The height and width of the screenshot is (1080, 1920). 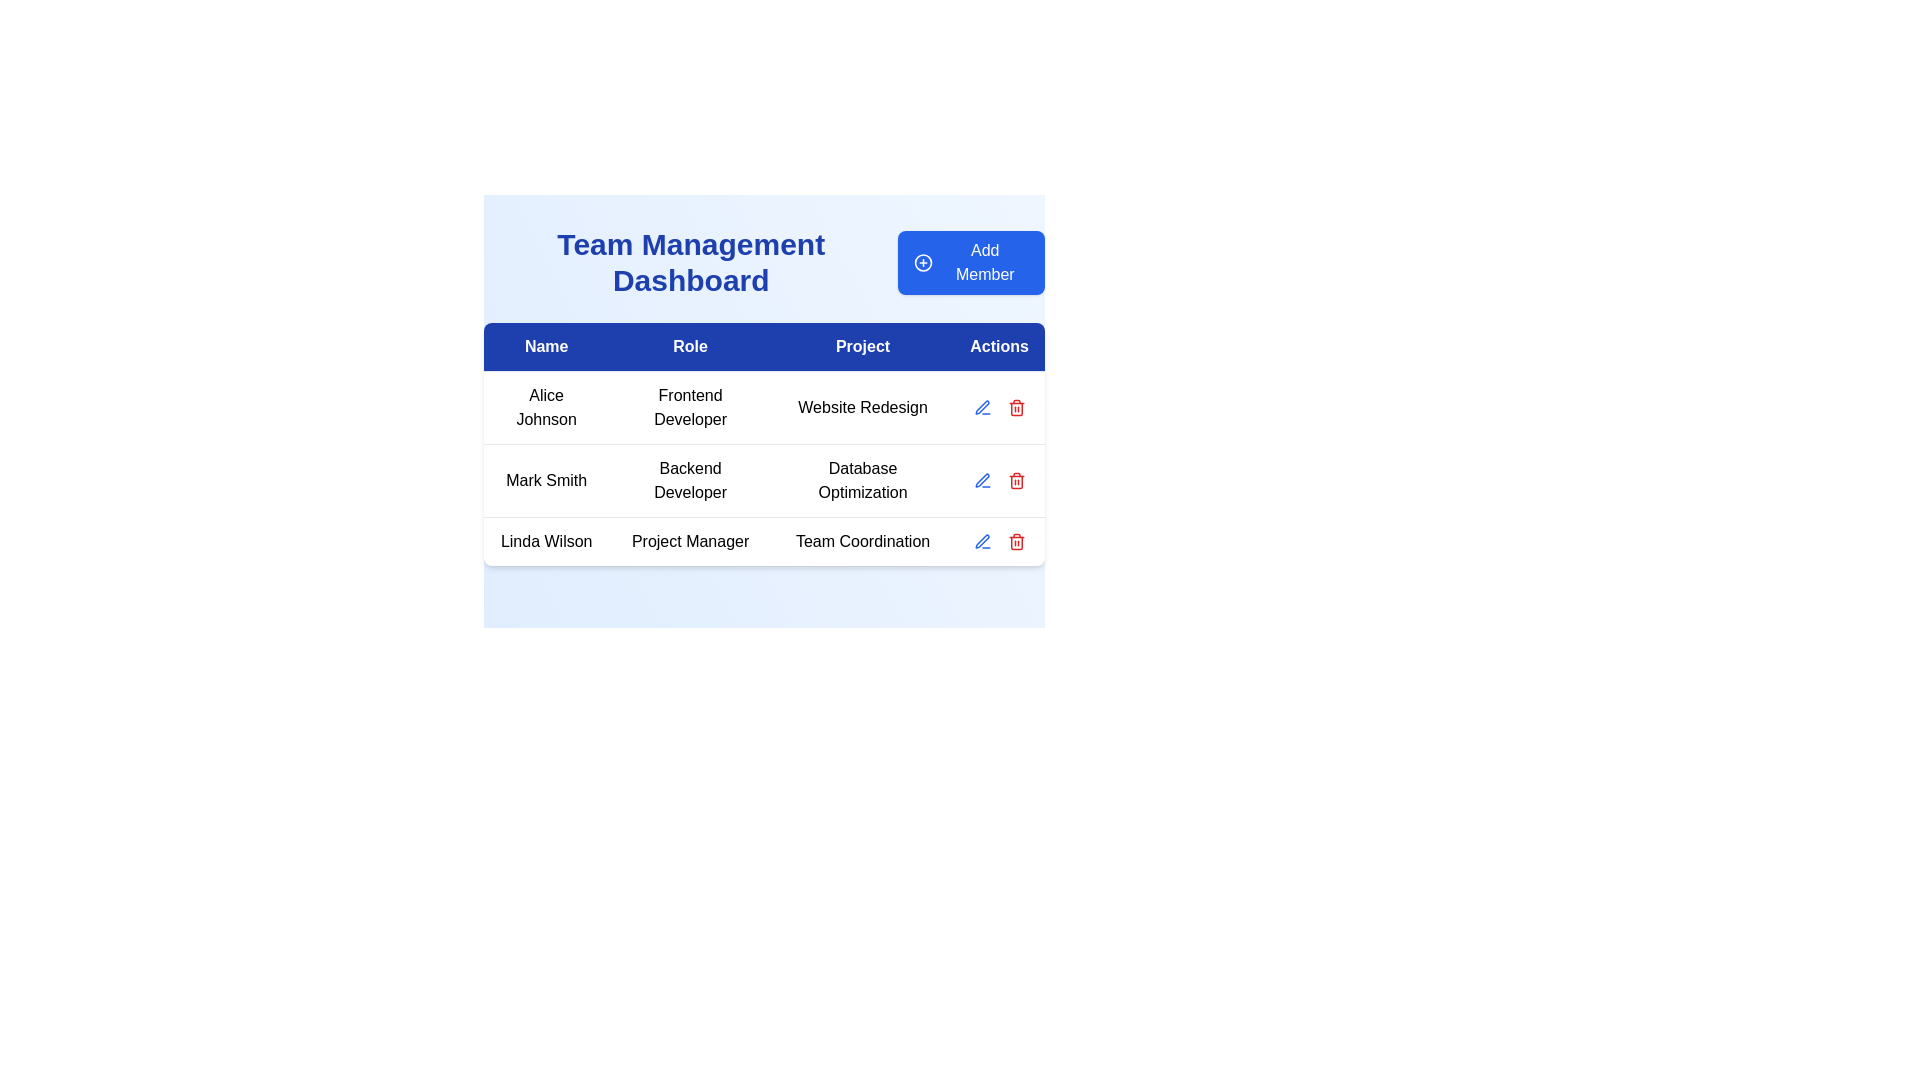 What do you see at coordinates (763, 541) in the screenshot?
I see `the table row element containing information about 'Linda Wilson', including their role as 'Project Manager' and project 'Team Coordination'` at bounding box center [763, 541].